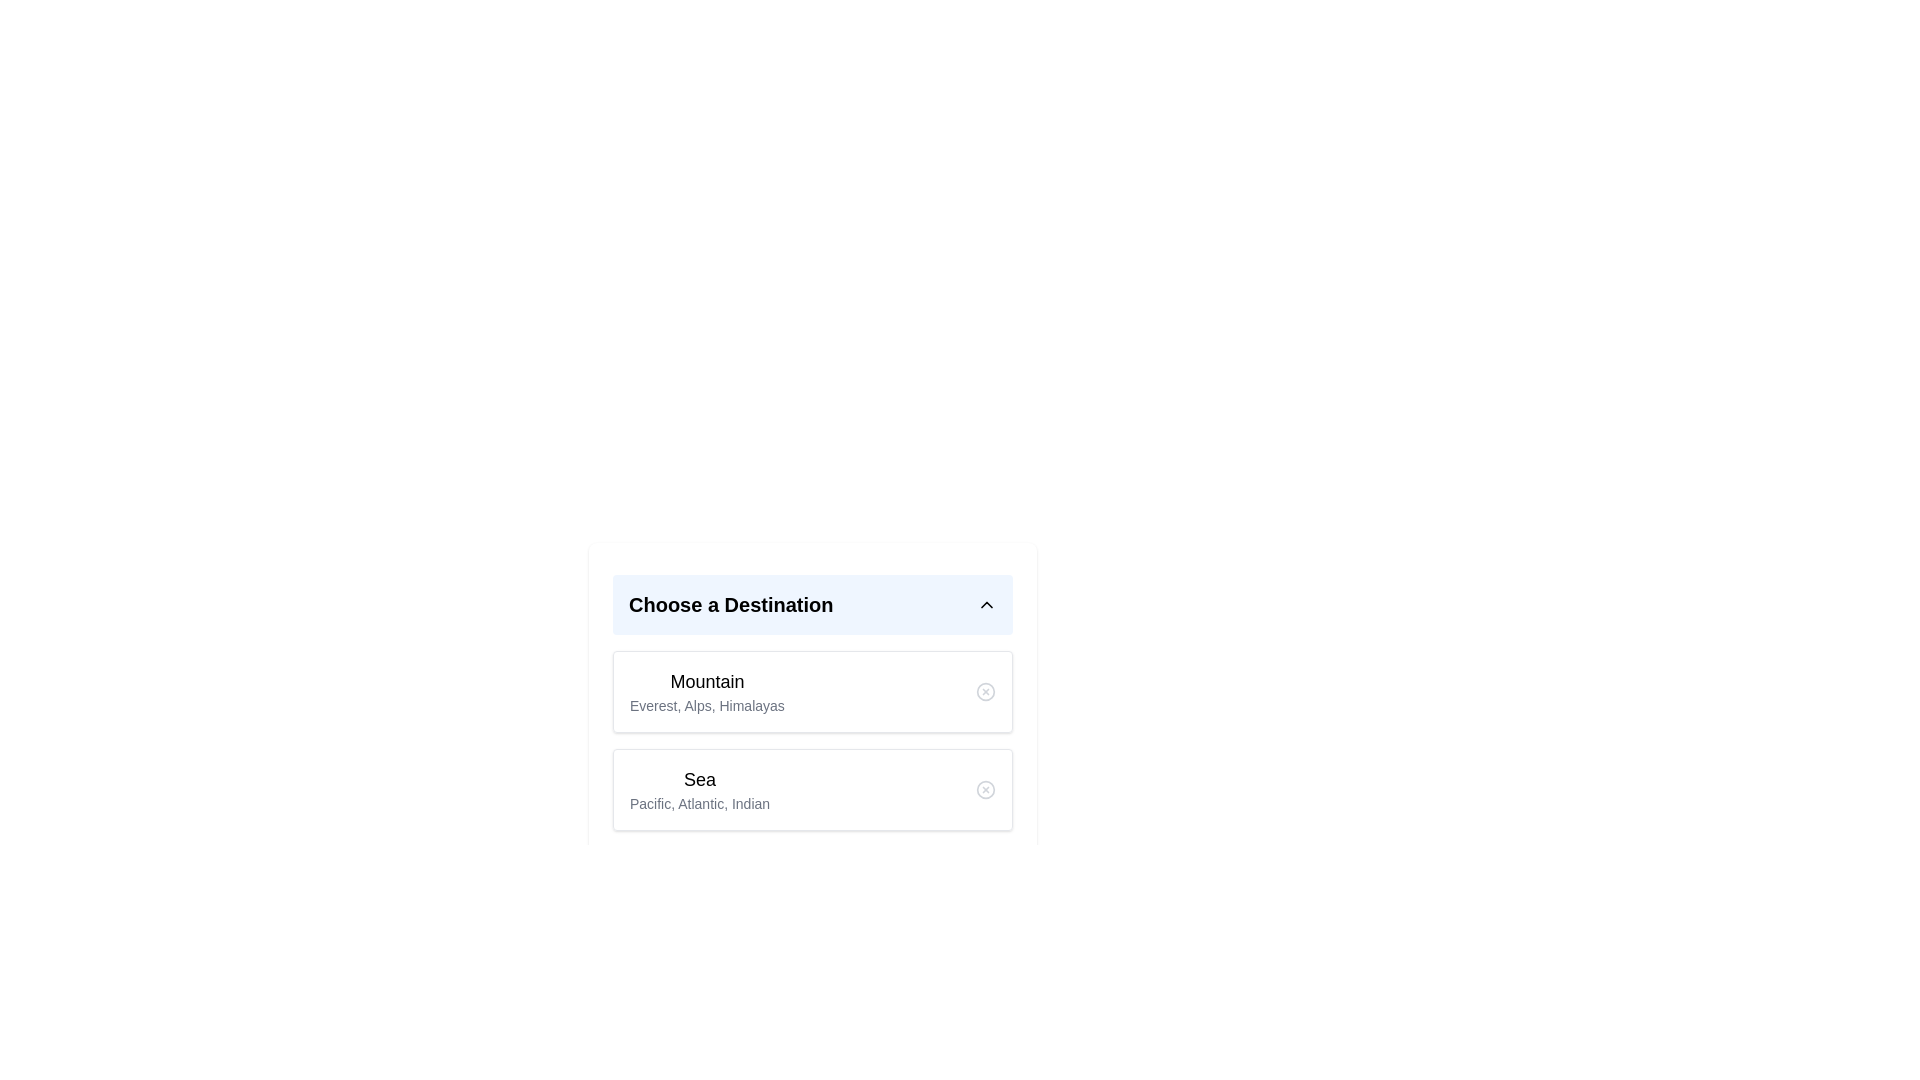 This screenshot has height=1080, width=1920. What do you see at coordinates (707, 704) in the screenshot?
I see `the text label displaying 'Everest, Alps, Himalayas', which is located directly under the 'Mountain' label in the 'Choose a Destination' section` at bounding box center [707, 704].